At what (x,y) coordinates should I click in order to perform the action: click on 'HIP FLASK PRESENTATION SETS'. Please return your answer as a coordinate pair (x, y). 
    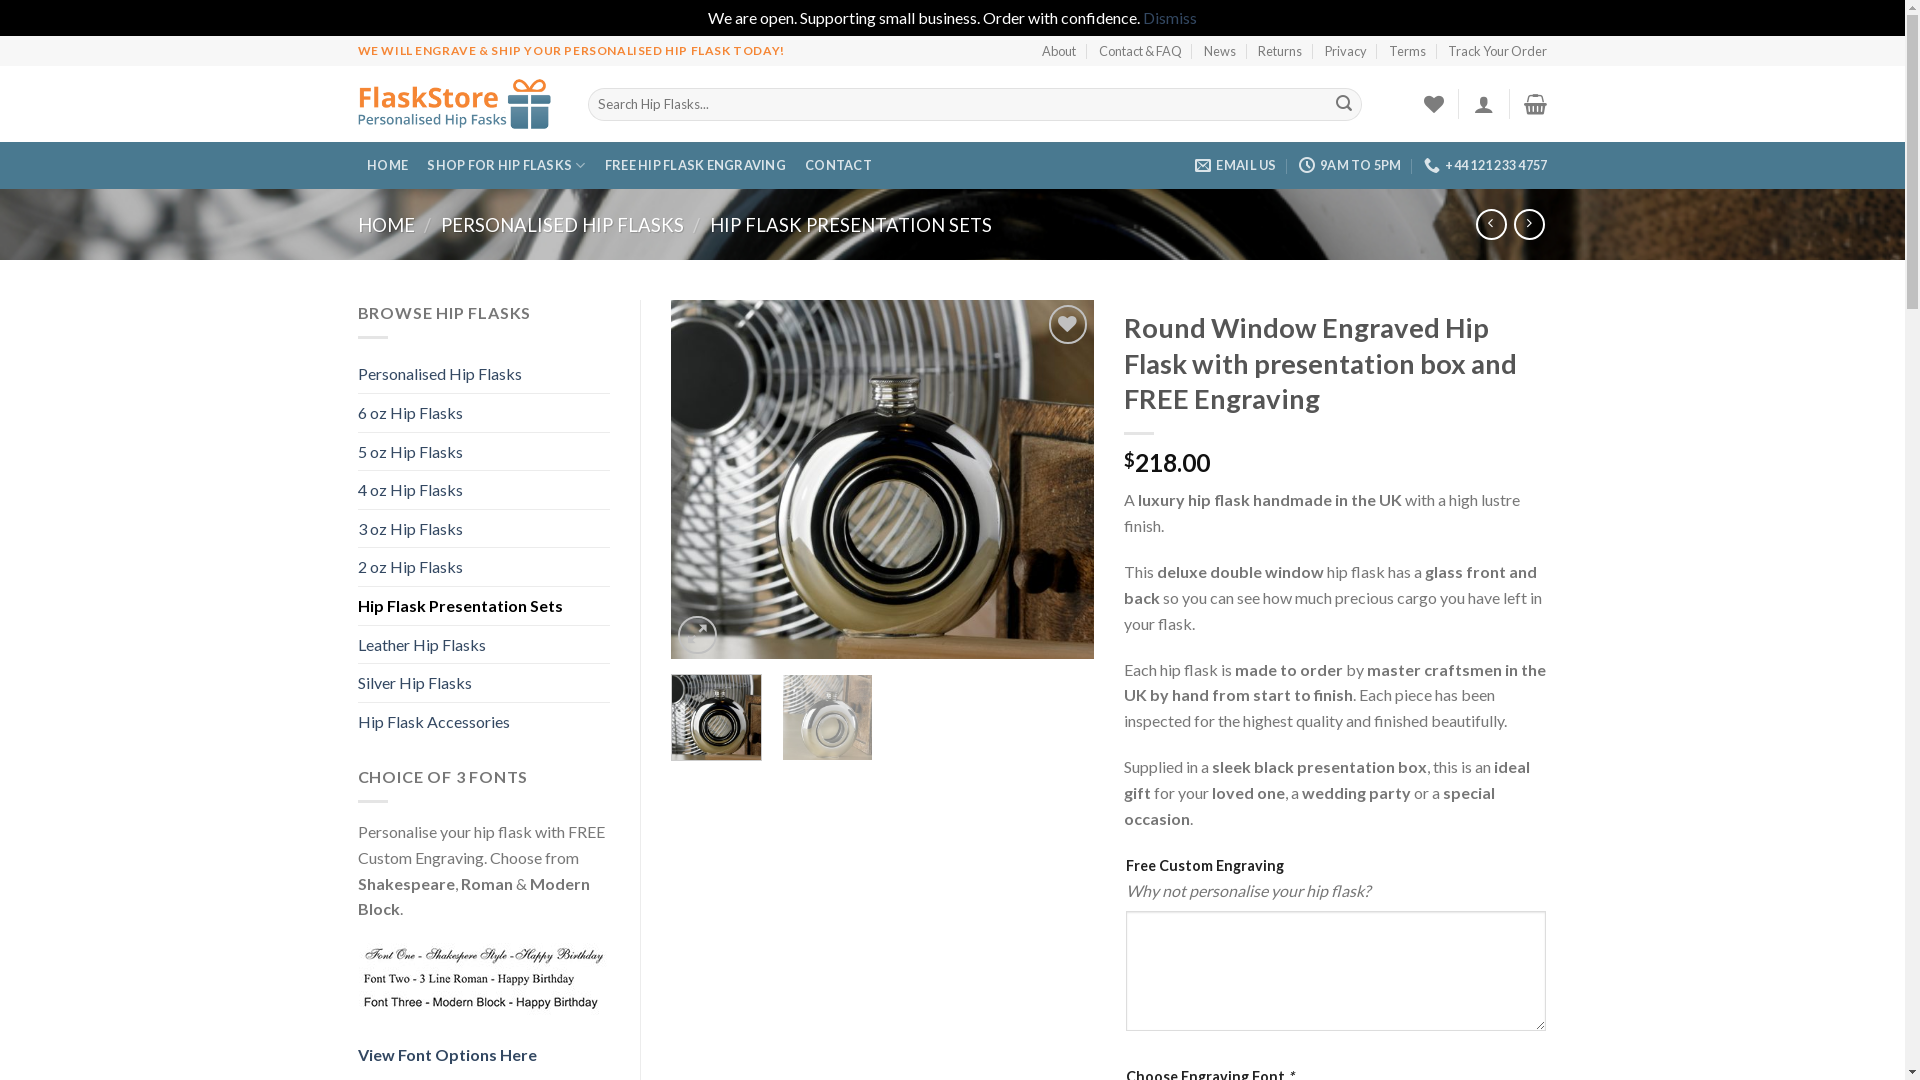
    Looking at the image, I should click on (850, 224).